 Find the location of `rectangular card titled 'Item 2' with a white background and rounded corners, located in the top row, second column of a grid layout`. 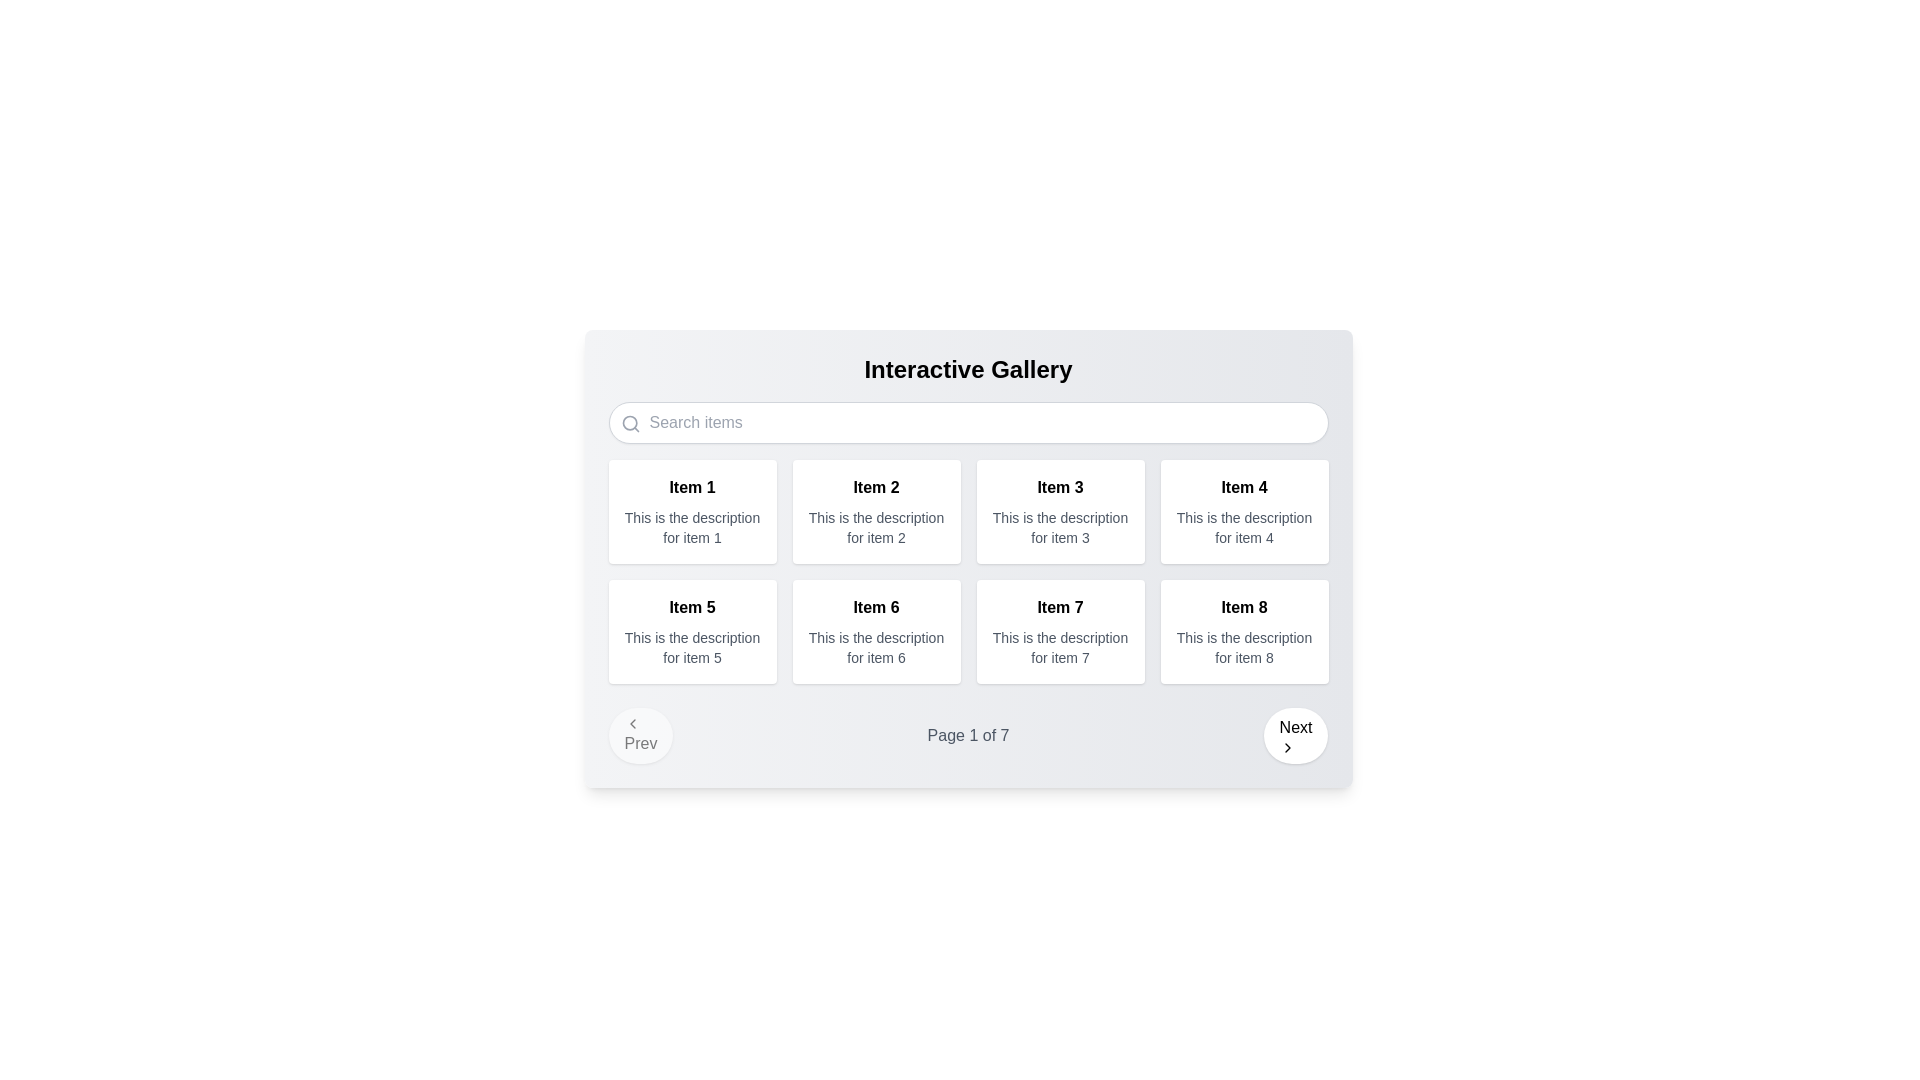

rectangular card titled 'Item 2' with a white background and rounded corners, located in the top row, second column of a grid layout is located at coordinates (876, 511).